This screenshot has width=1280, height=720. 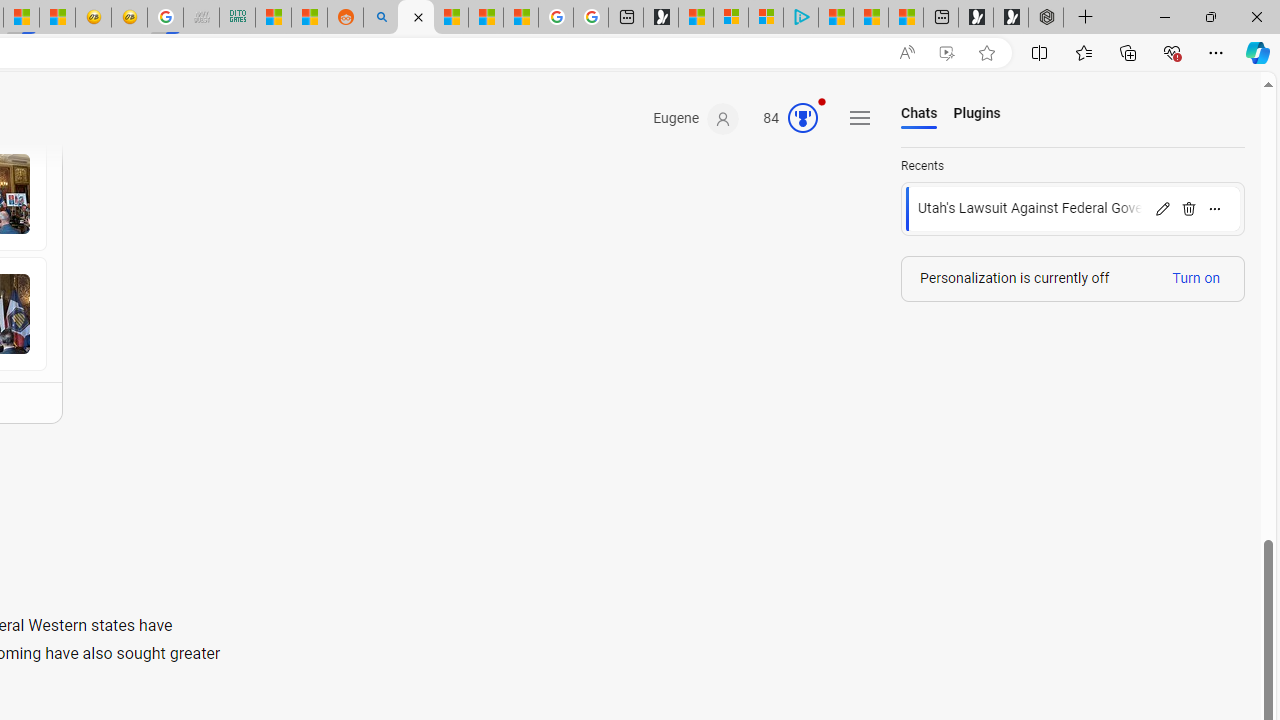 What do you see at coordinates (1072, 209) in the screenshot?
I see `'Load chat'` at bounding box center [1072, 209].